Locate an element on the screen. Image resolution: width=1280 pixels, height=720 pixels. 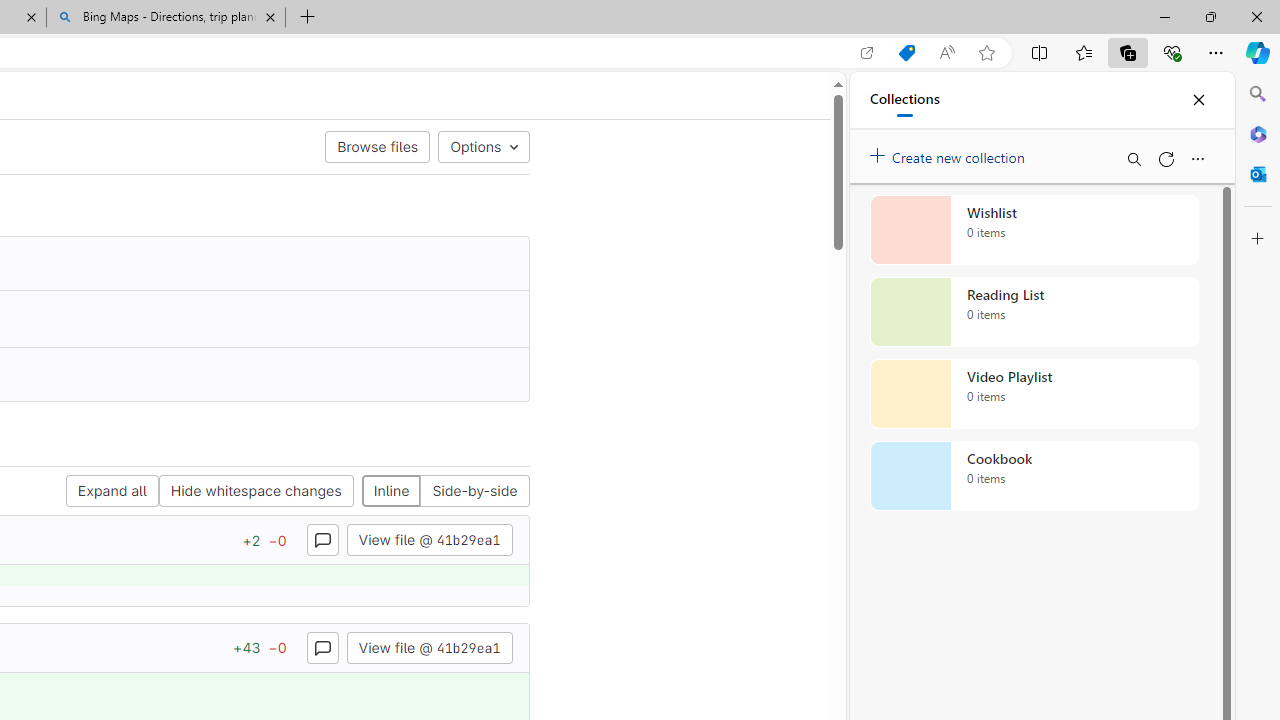
'Reading List collection, 0 items' is located at coordinates (1034, 312).